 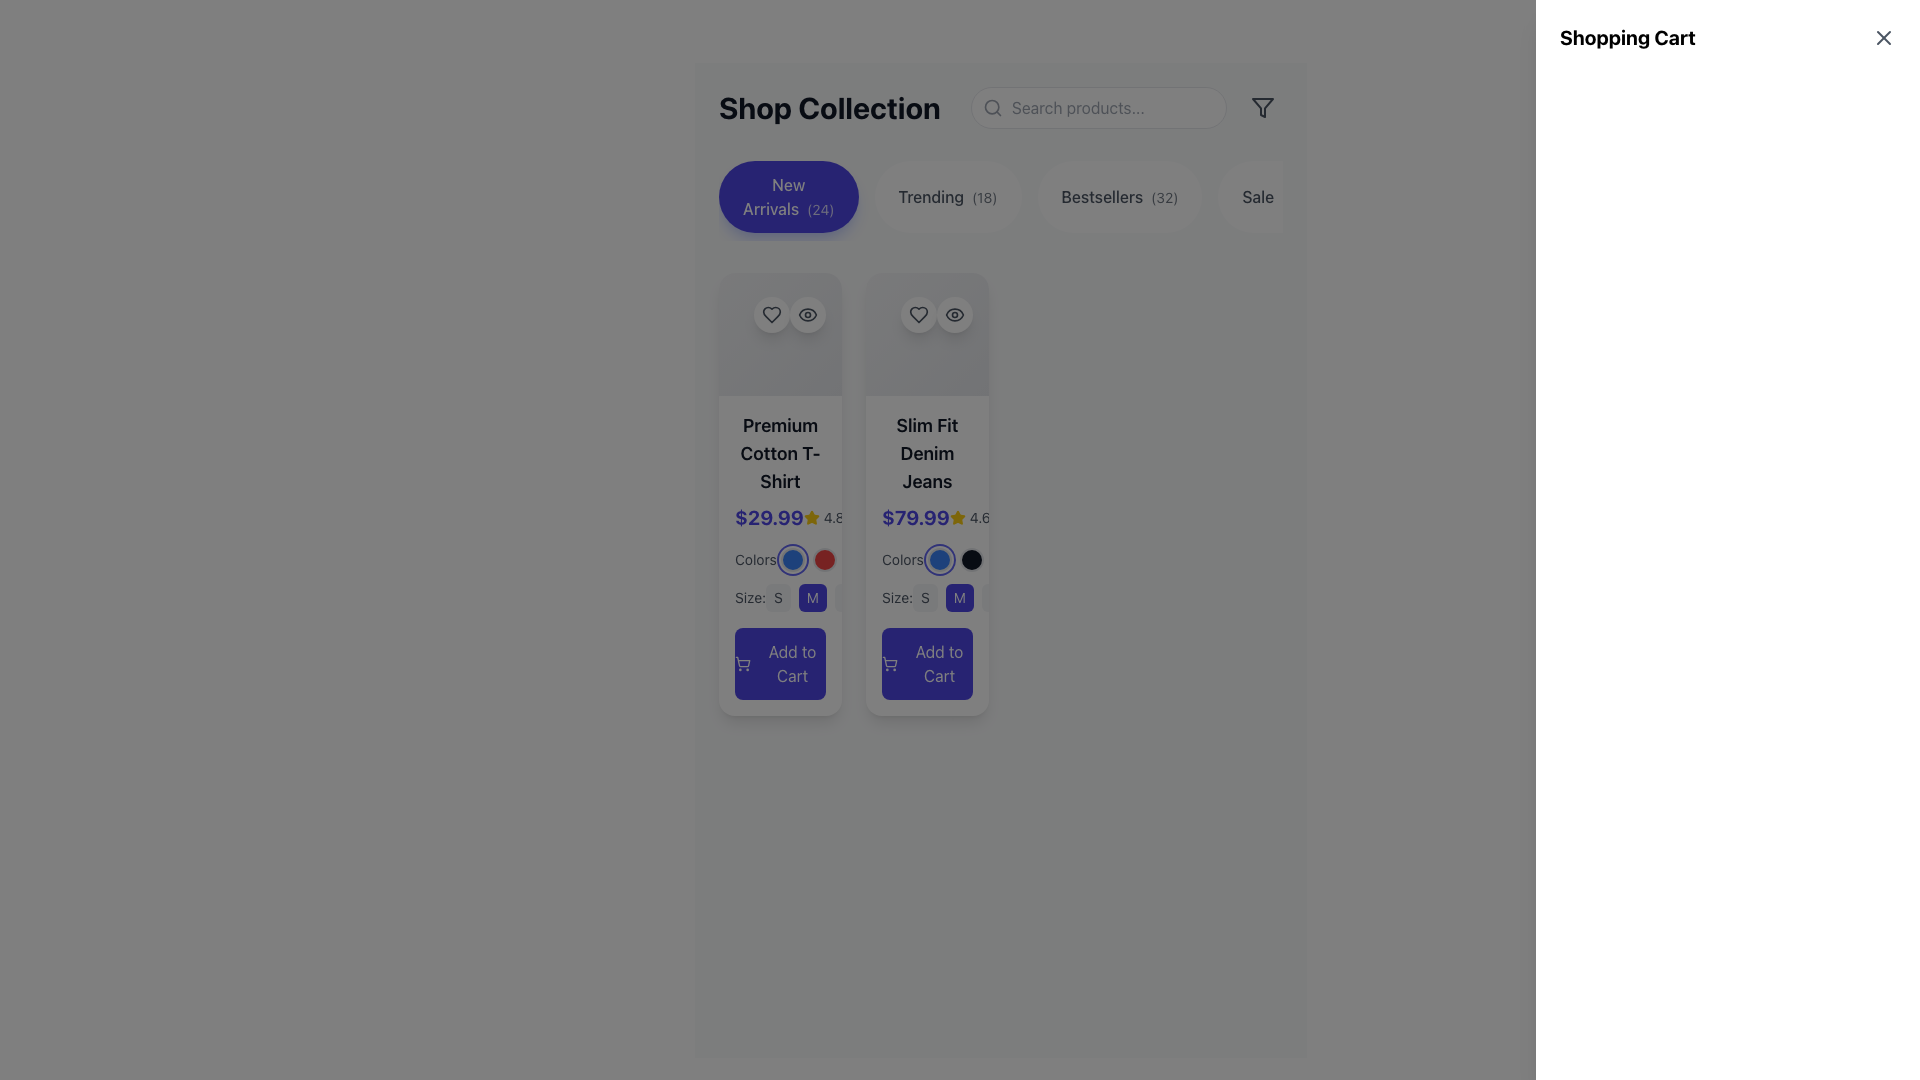 What do you see at coordinates (917, 315) in the screenshot?
I see `the favorite button located at the top-right corner of the card for 'Slim Fit Denim Jeans' to mark the item as a favorite or like it` at bounding box center [917, 315].